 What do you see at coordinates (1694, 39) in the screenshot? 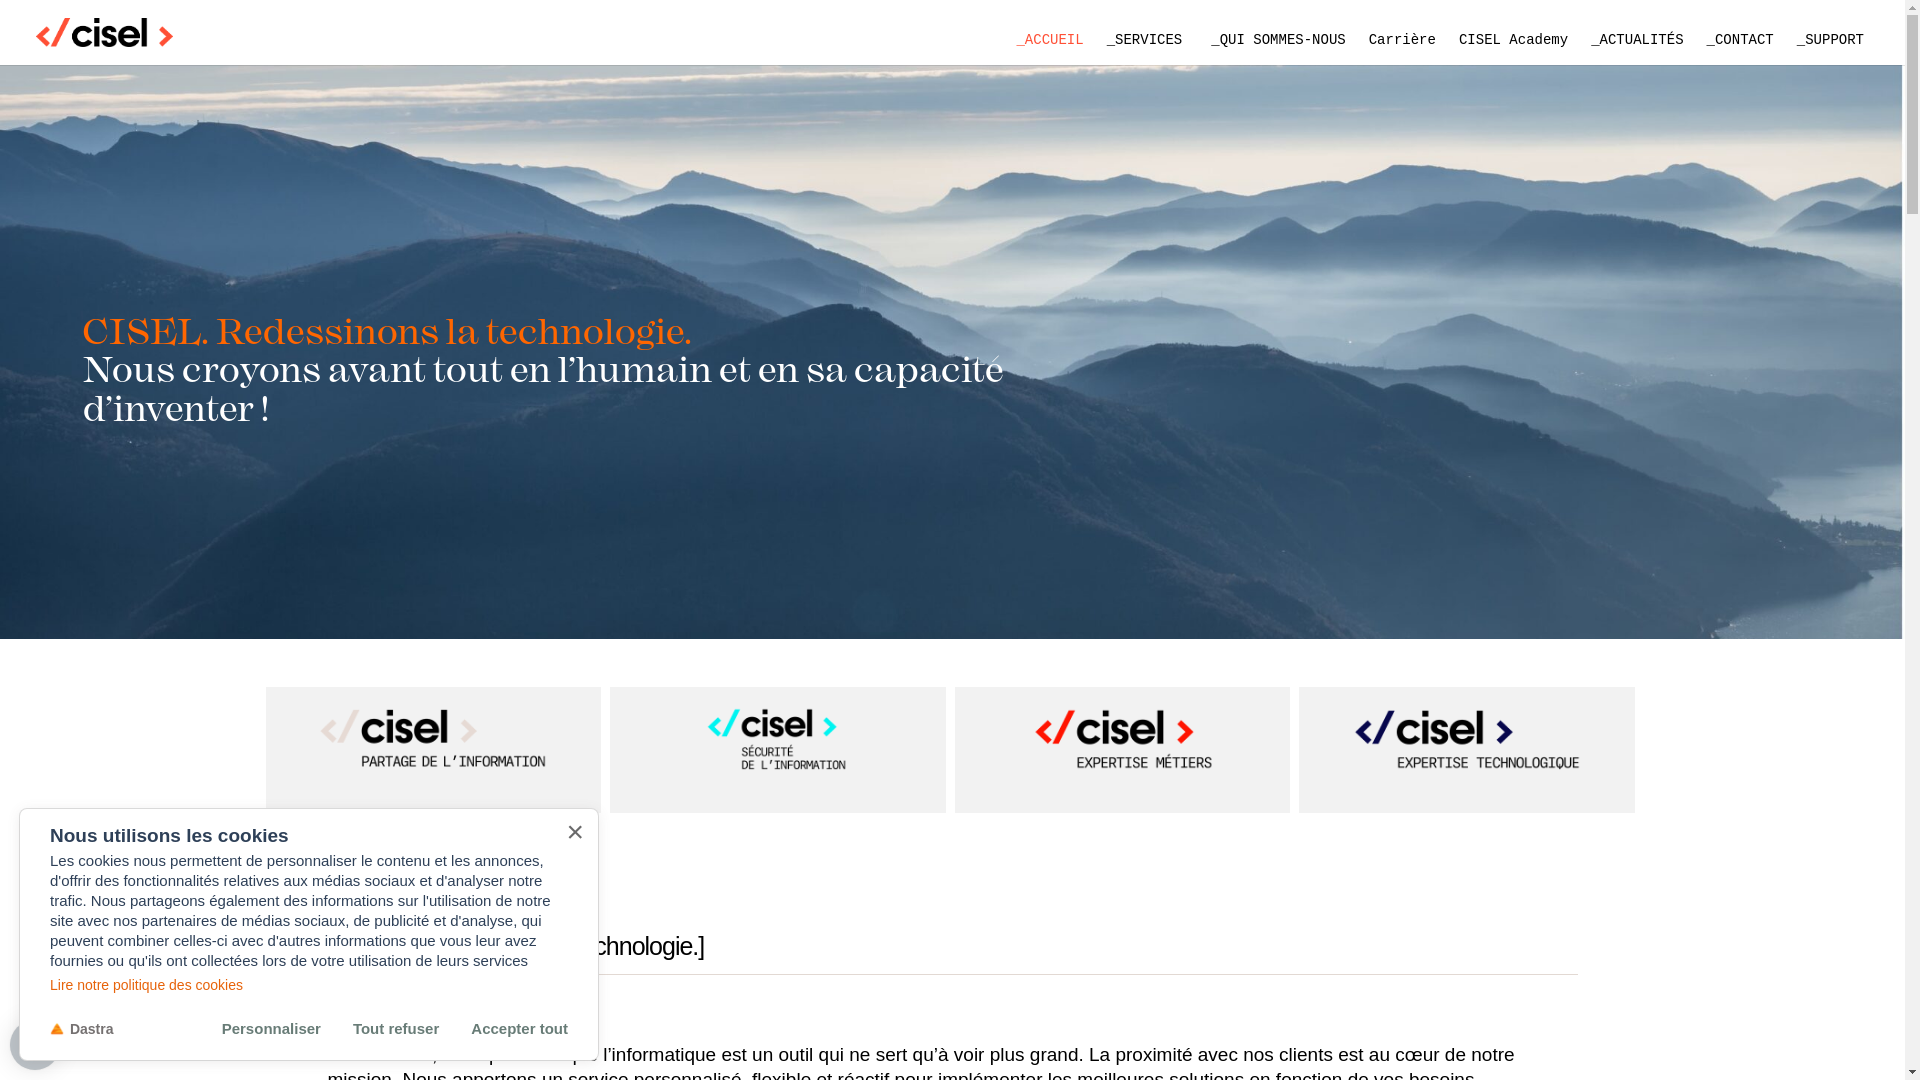
I see `'_CONTACT'` at bounding box center [1694, 39].